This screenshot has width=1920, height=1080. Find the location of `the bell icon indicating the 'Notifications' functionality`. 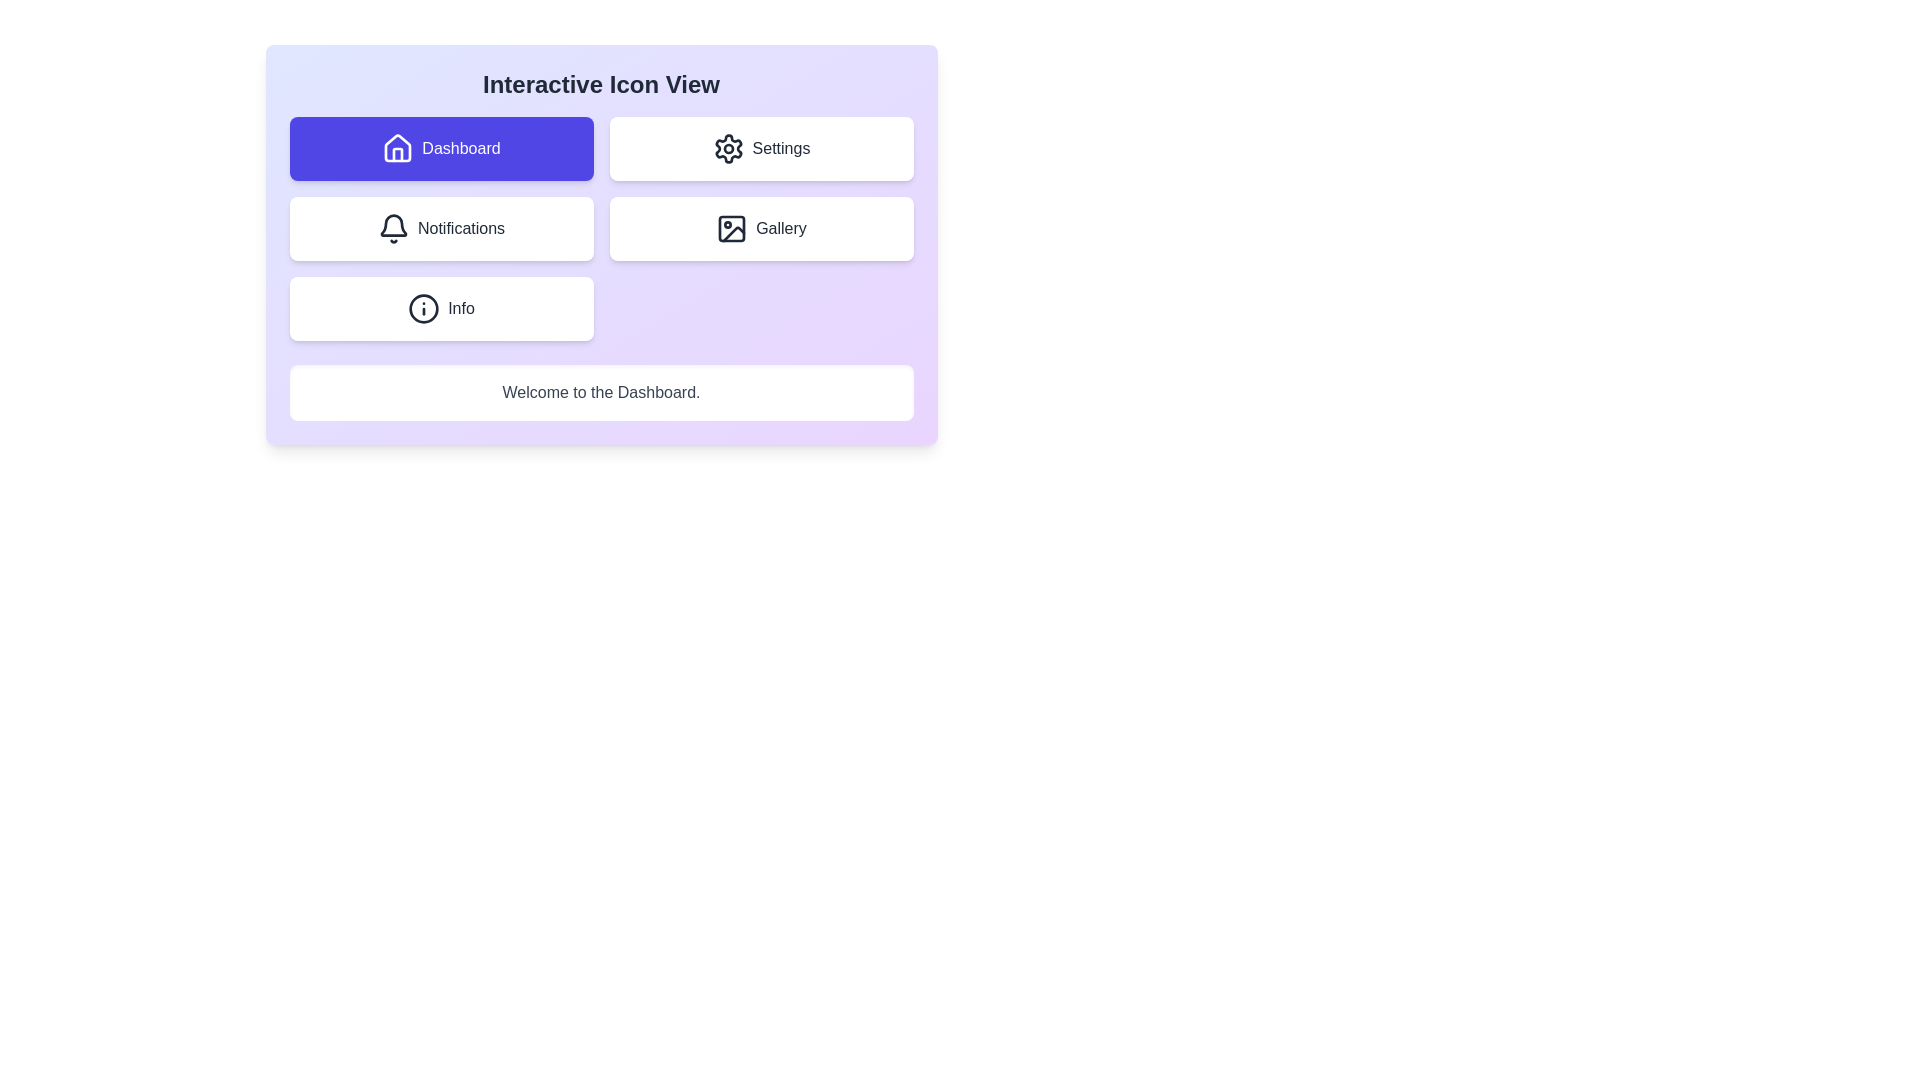

the bell icon indicating the 'Notifications' functionality is located at coordinates (393, 227).